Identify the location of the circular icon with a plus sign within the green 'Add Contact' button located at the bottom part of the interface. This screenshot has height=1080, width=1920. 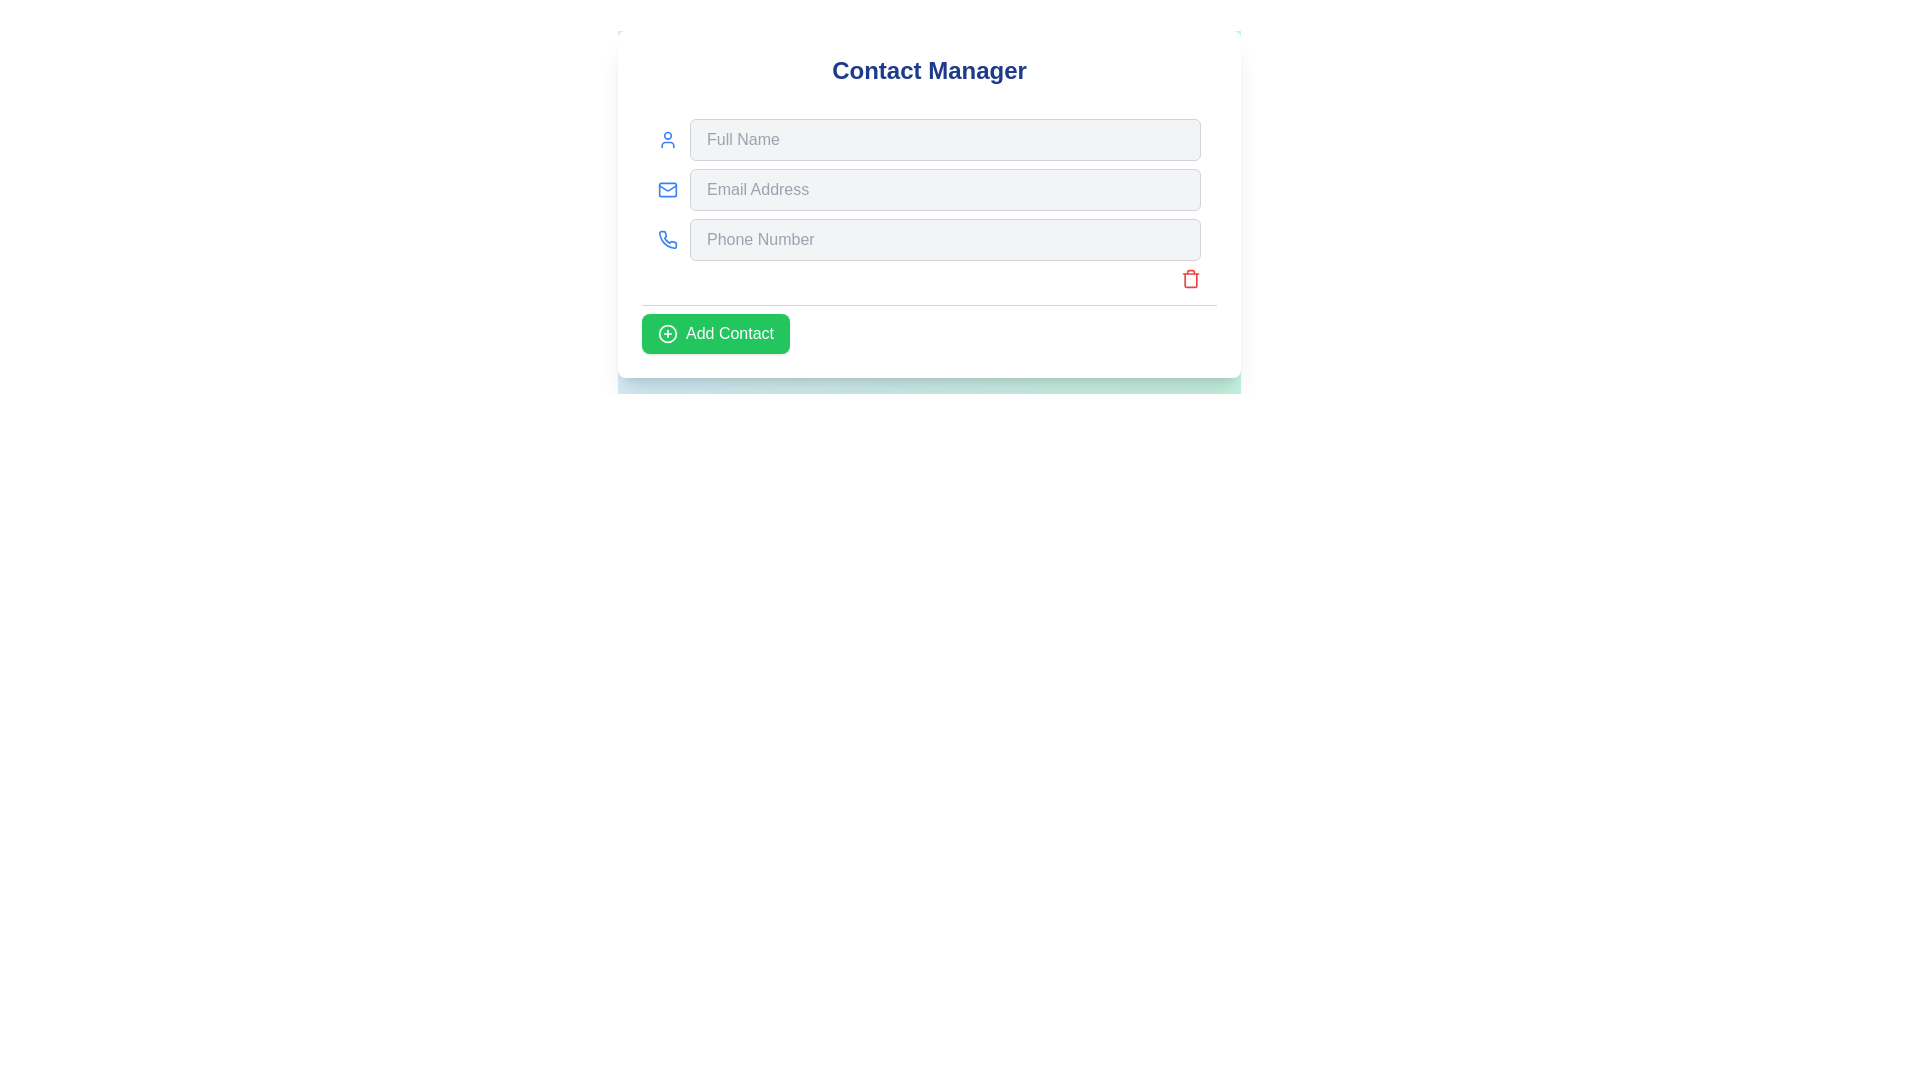
(667, 333).